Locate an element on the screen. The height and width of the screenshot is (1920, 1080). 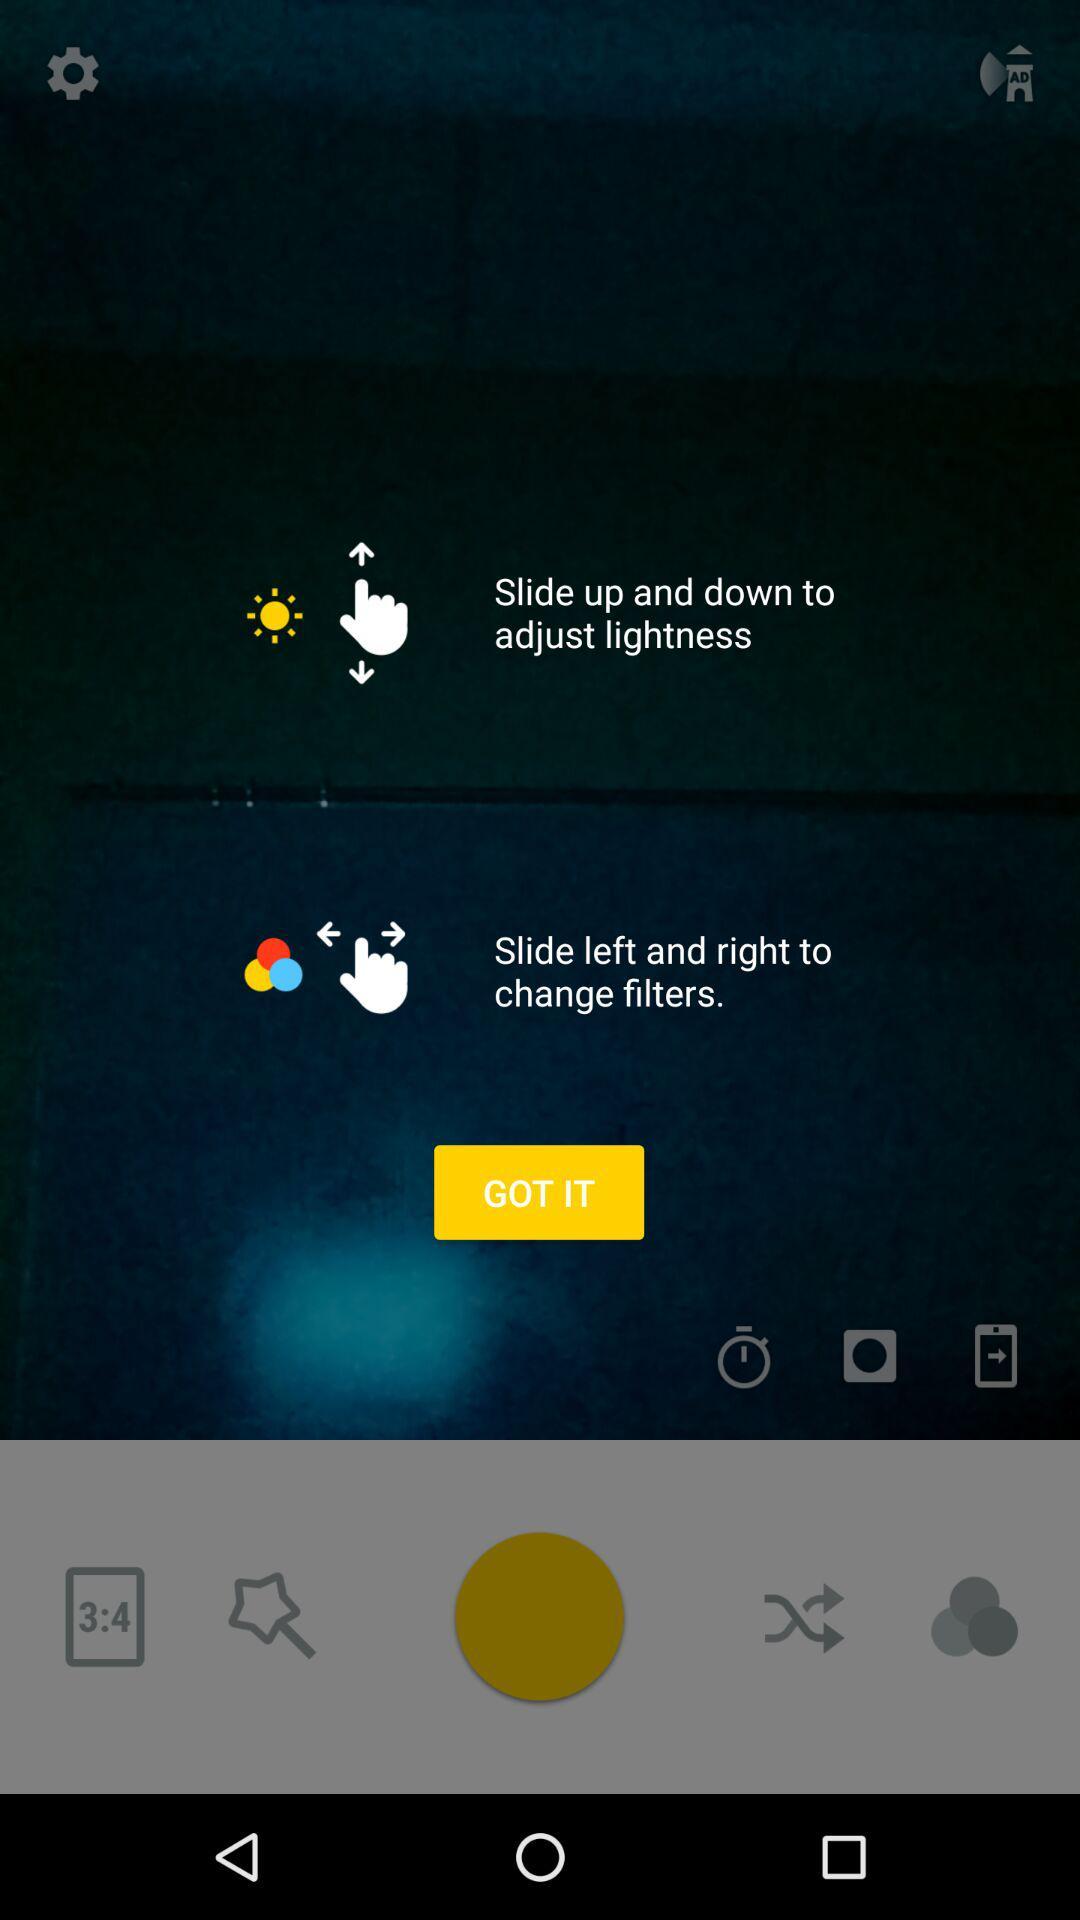
the time icon is located at coordinates (744, 1356).